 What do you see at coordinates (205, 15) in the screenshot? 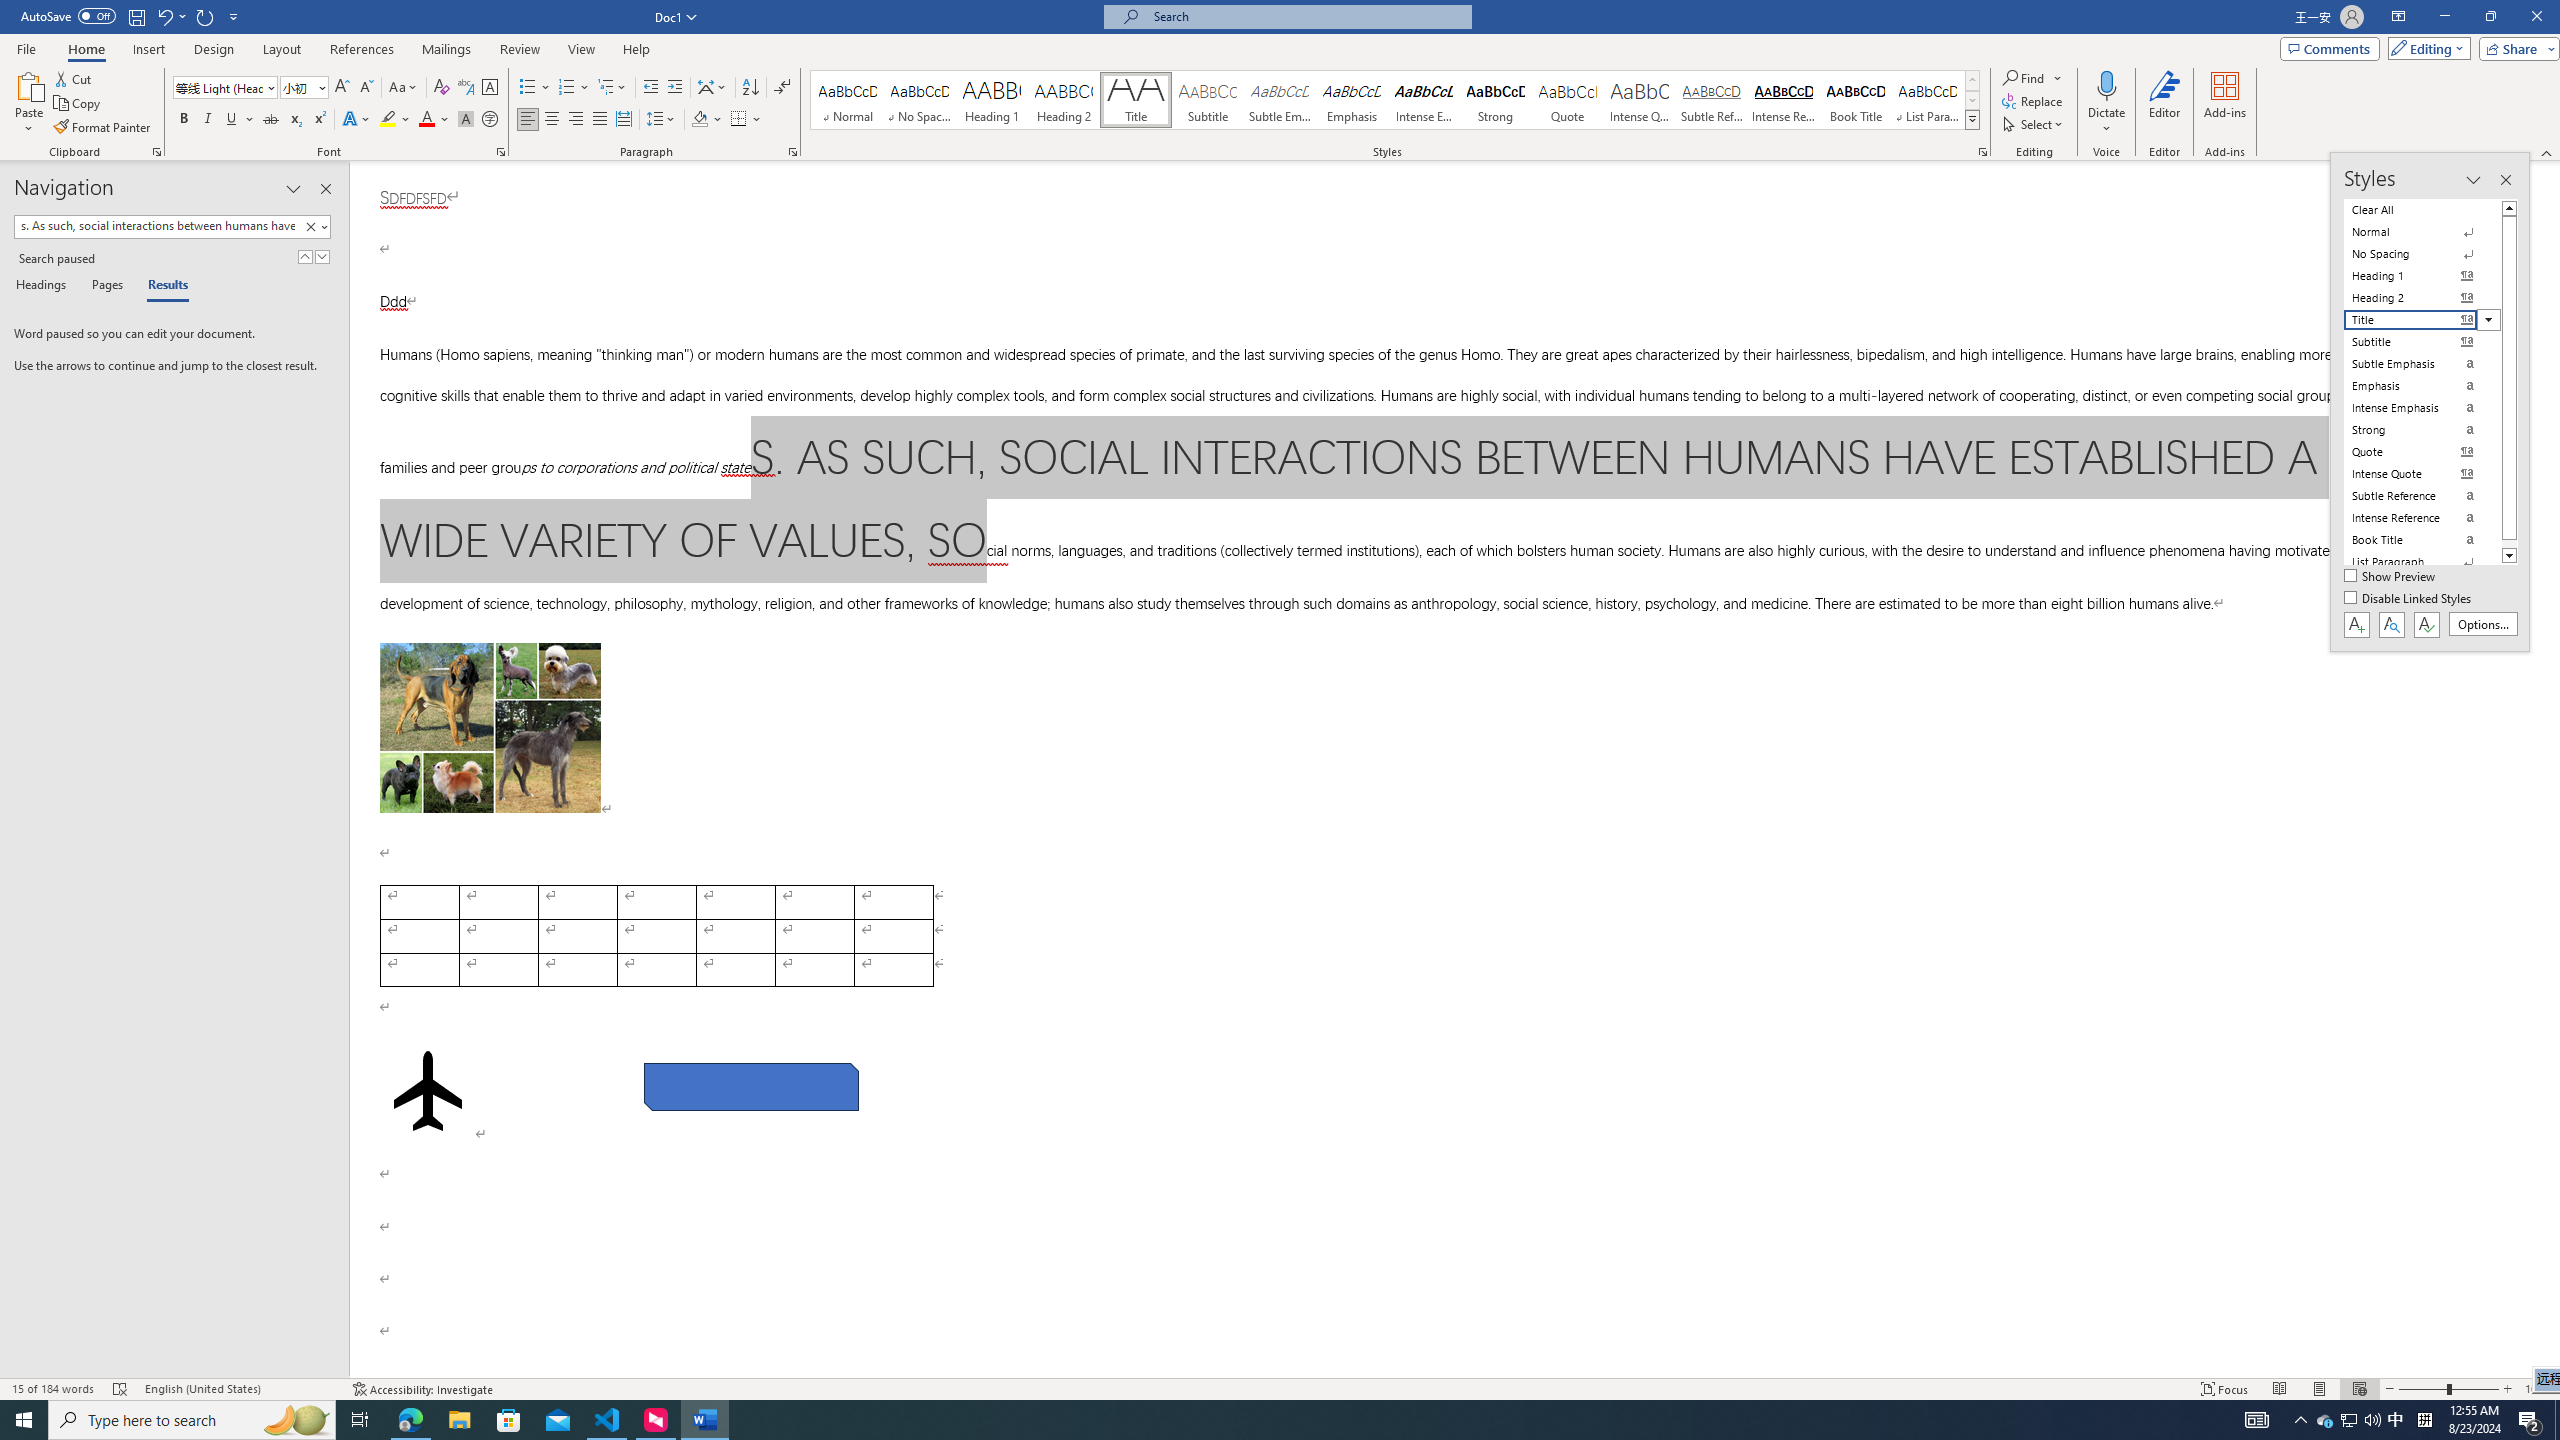
I see `'Repeat Style'` at bounding box center [205, 15].